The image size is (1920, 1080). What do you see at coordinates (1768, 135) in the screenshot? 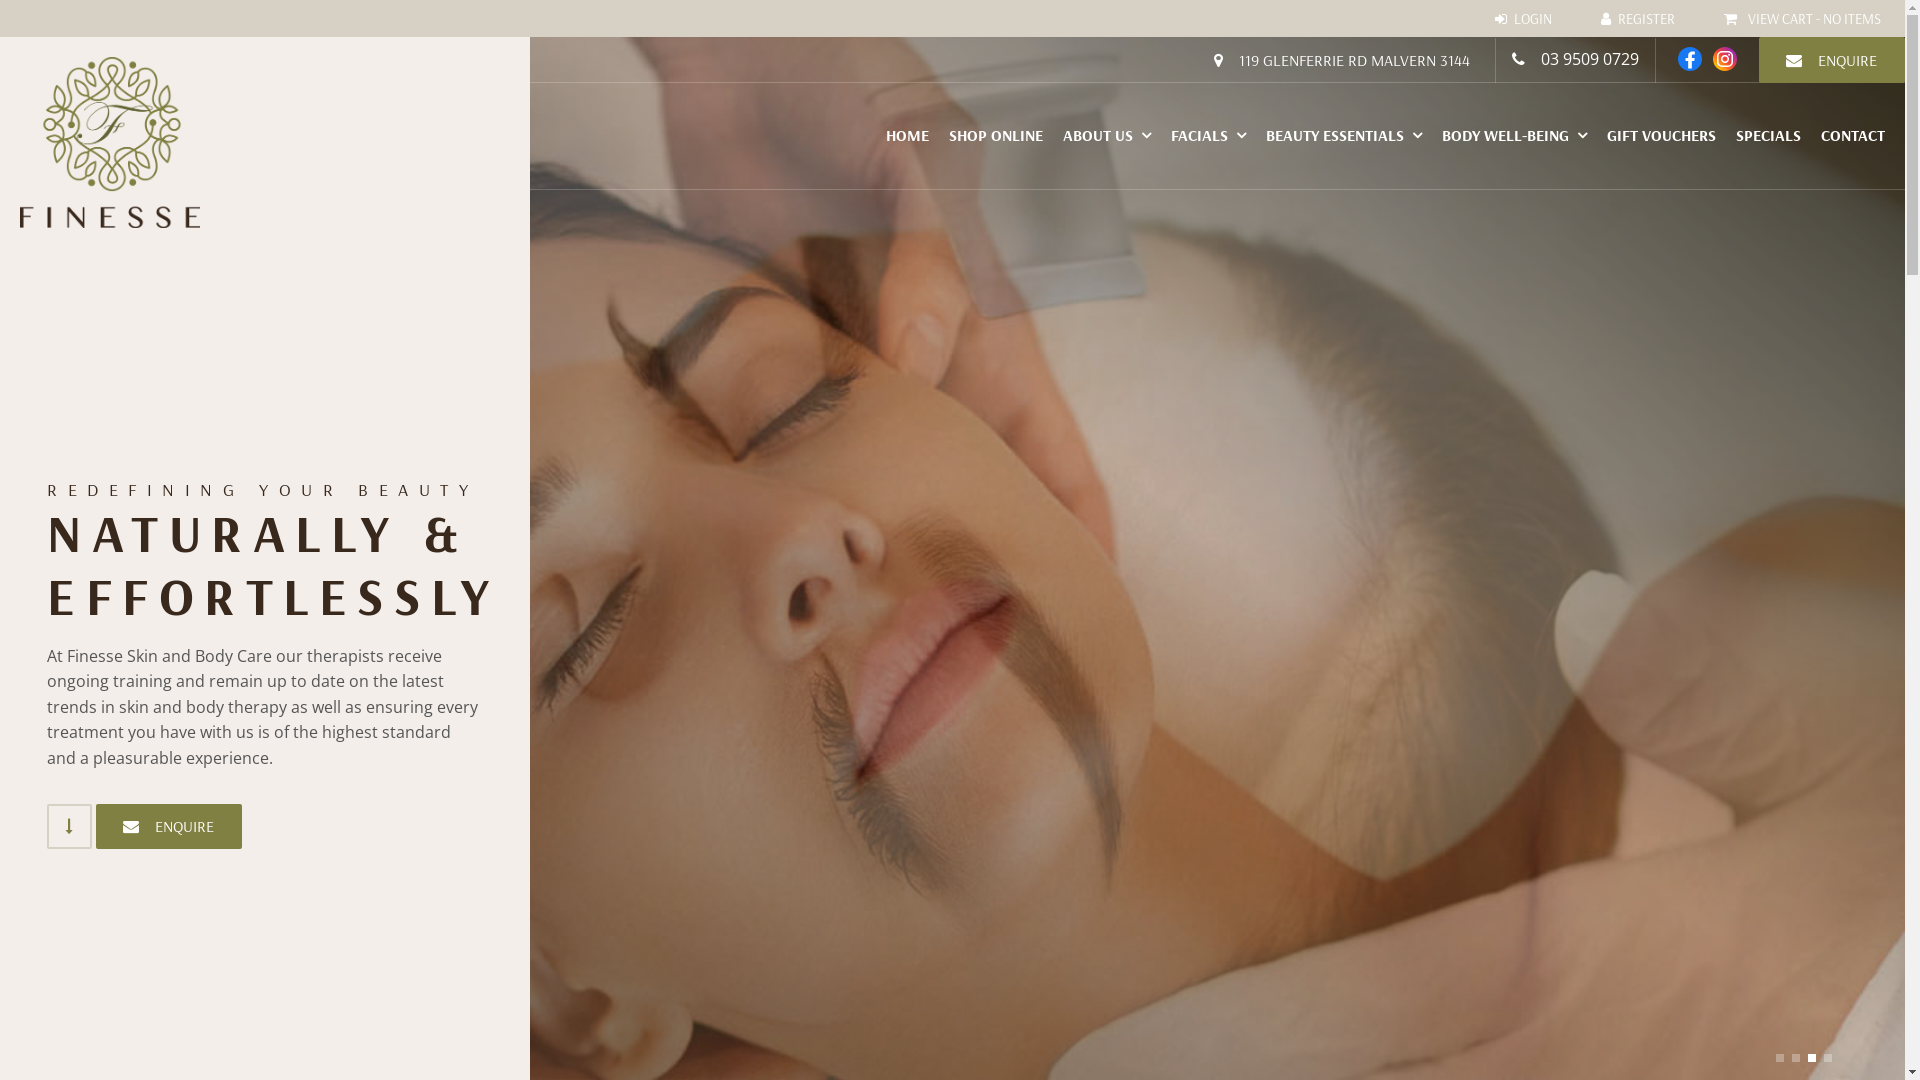
I see `'SPECIALS'` at bounding box center [1768, 135].